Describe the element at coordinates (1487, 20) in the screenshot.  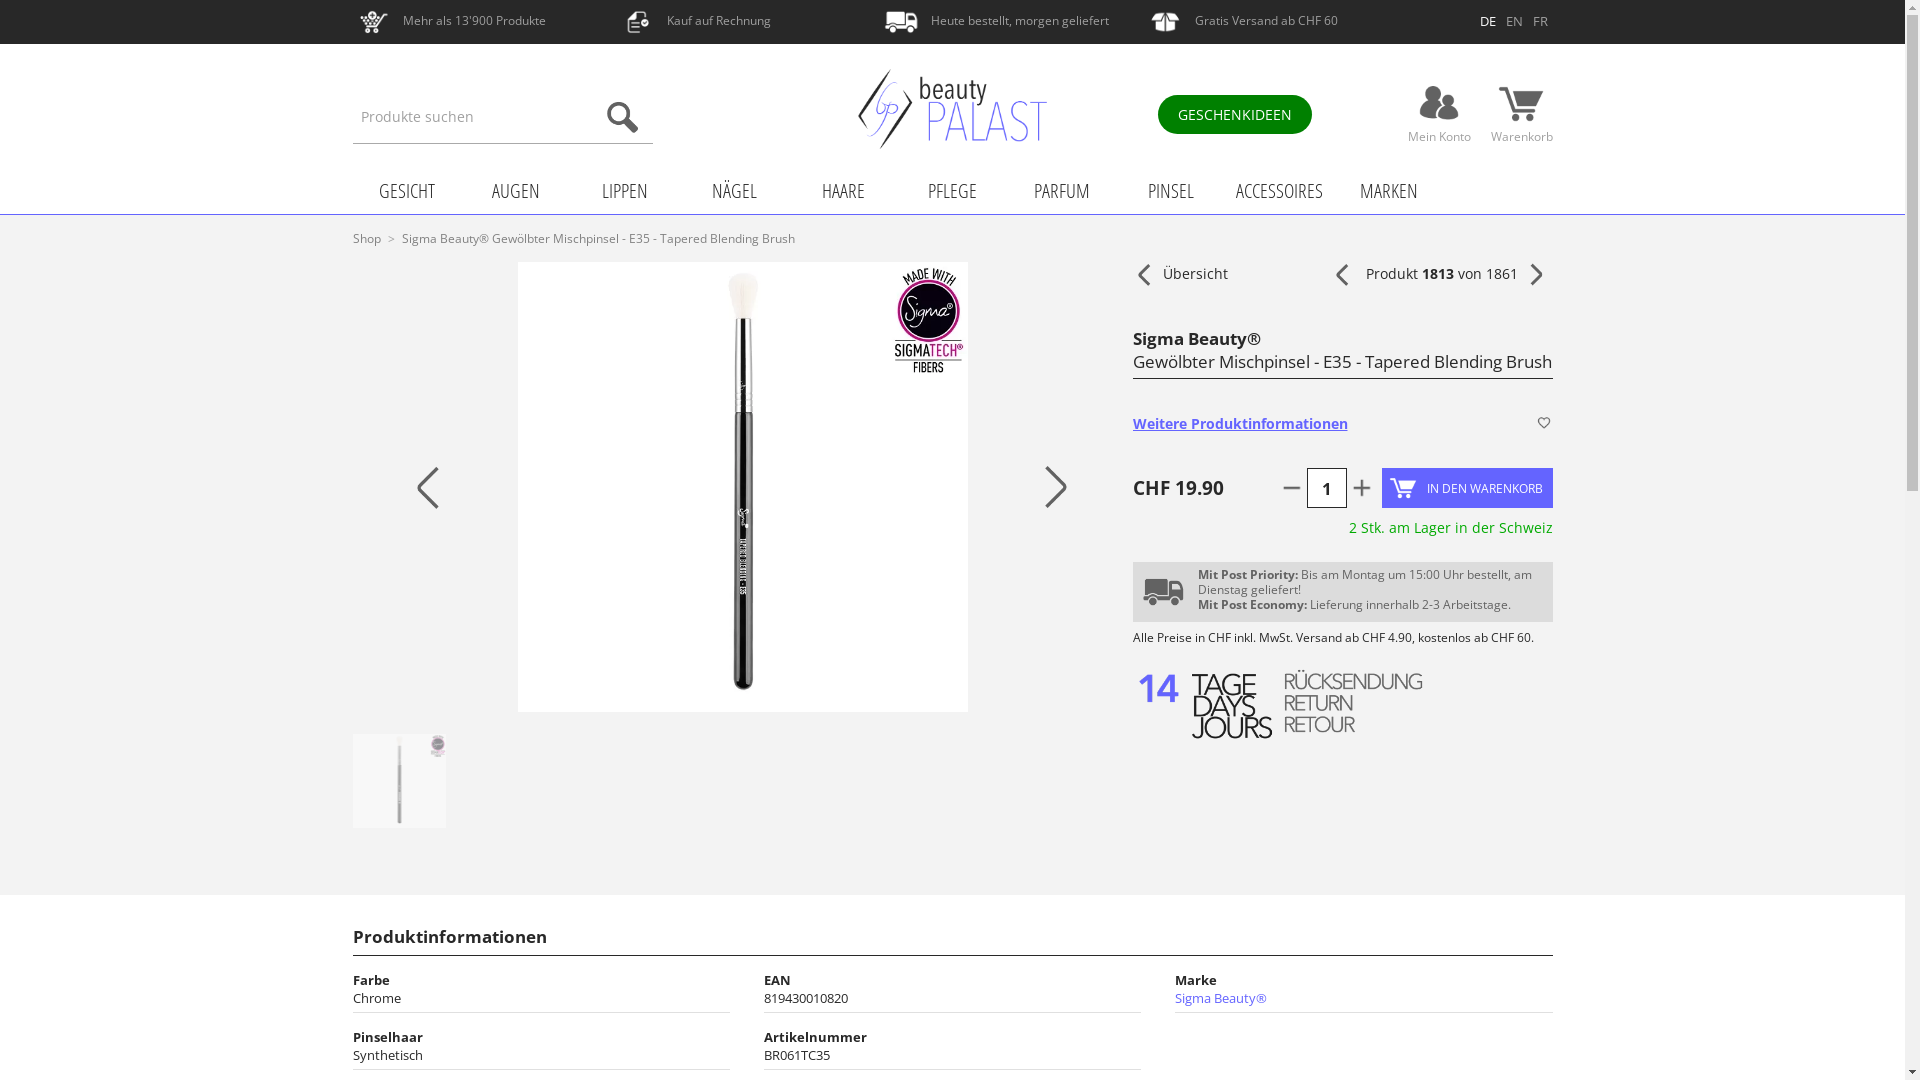
I see `'DE'` at that location.